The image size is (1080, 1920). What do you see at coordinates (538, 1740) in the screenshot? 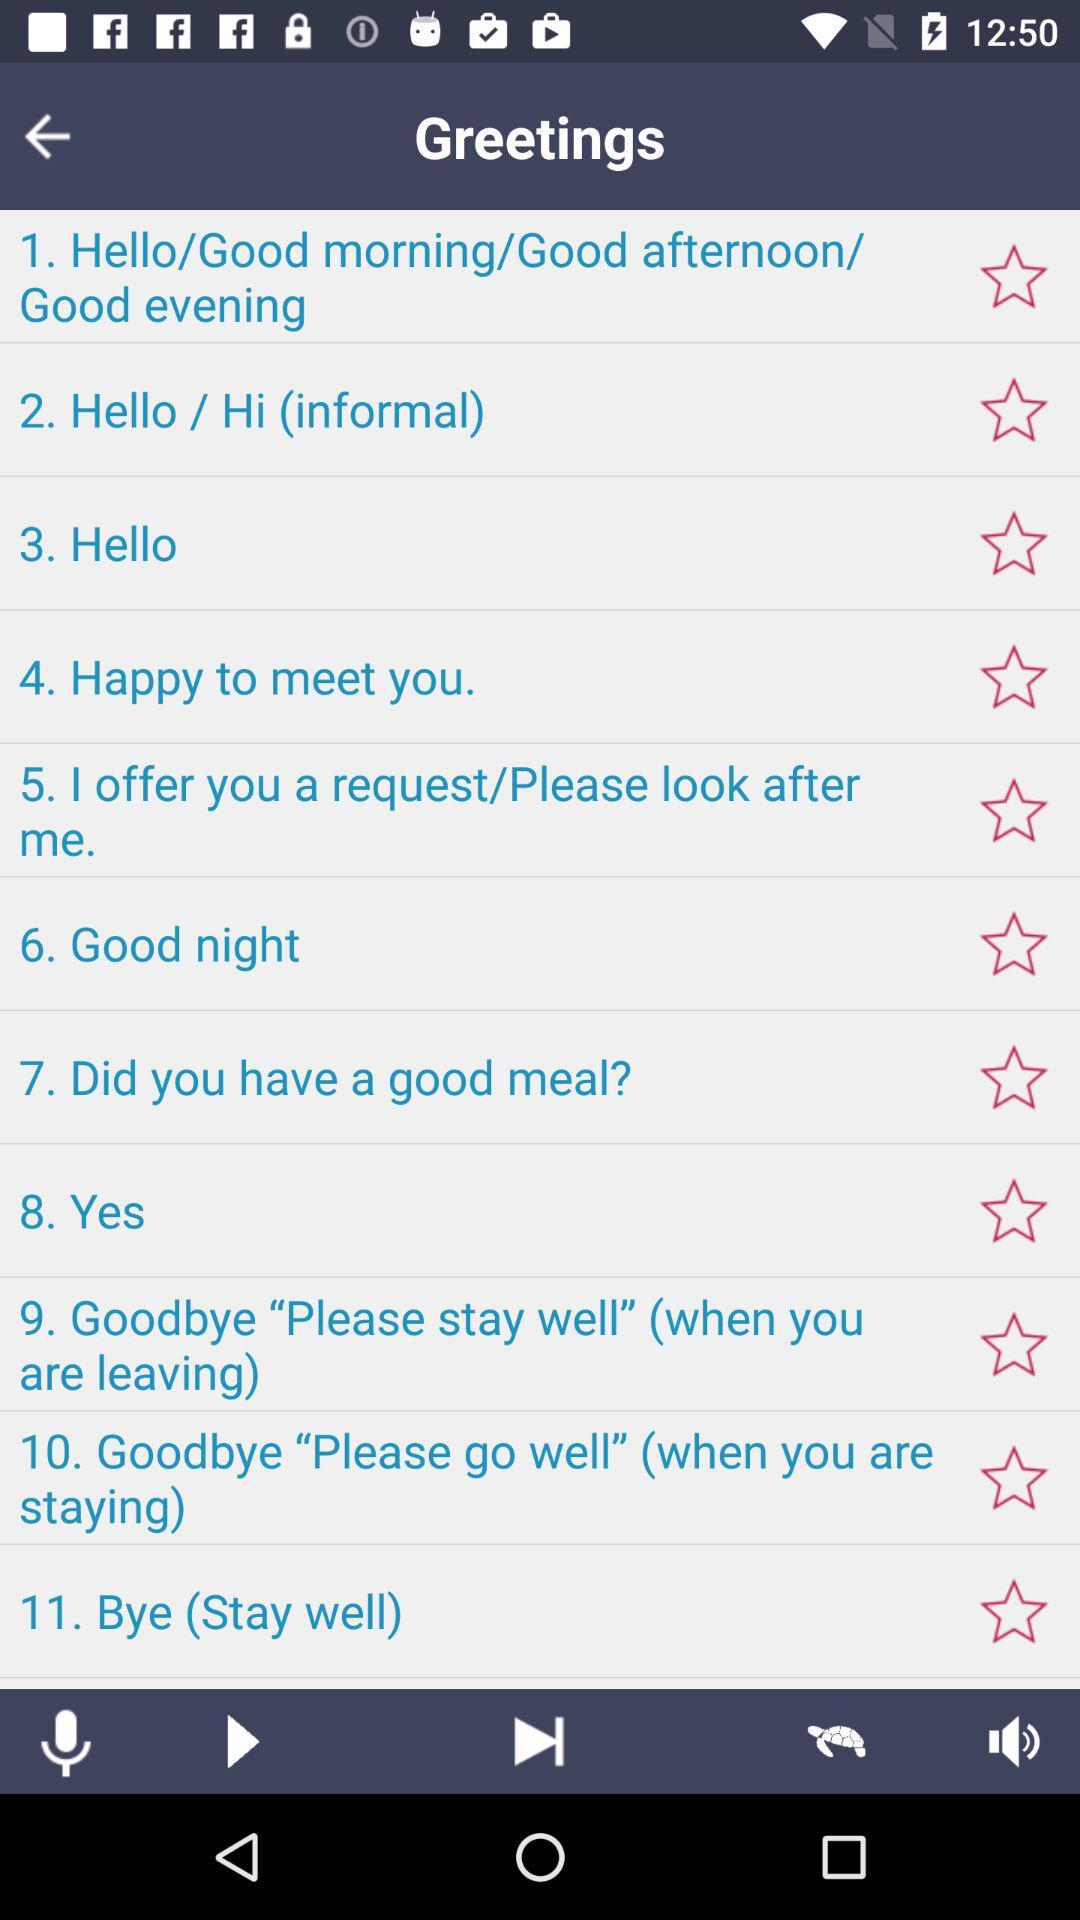
I see `the skip_next icon` at bounding box center [538, 1740].